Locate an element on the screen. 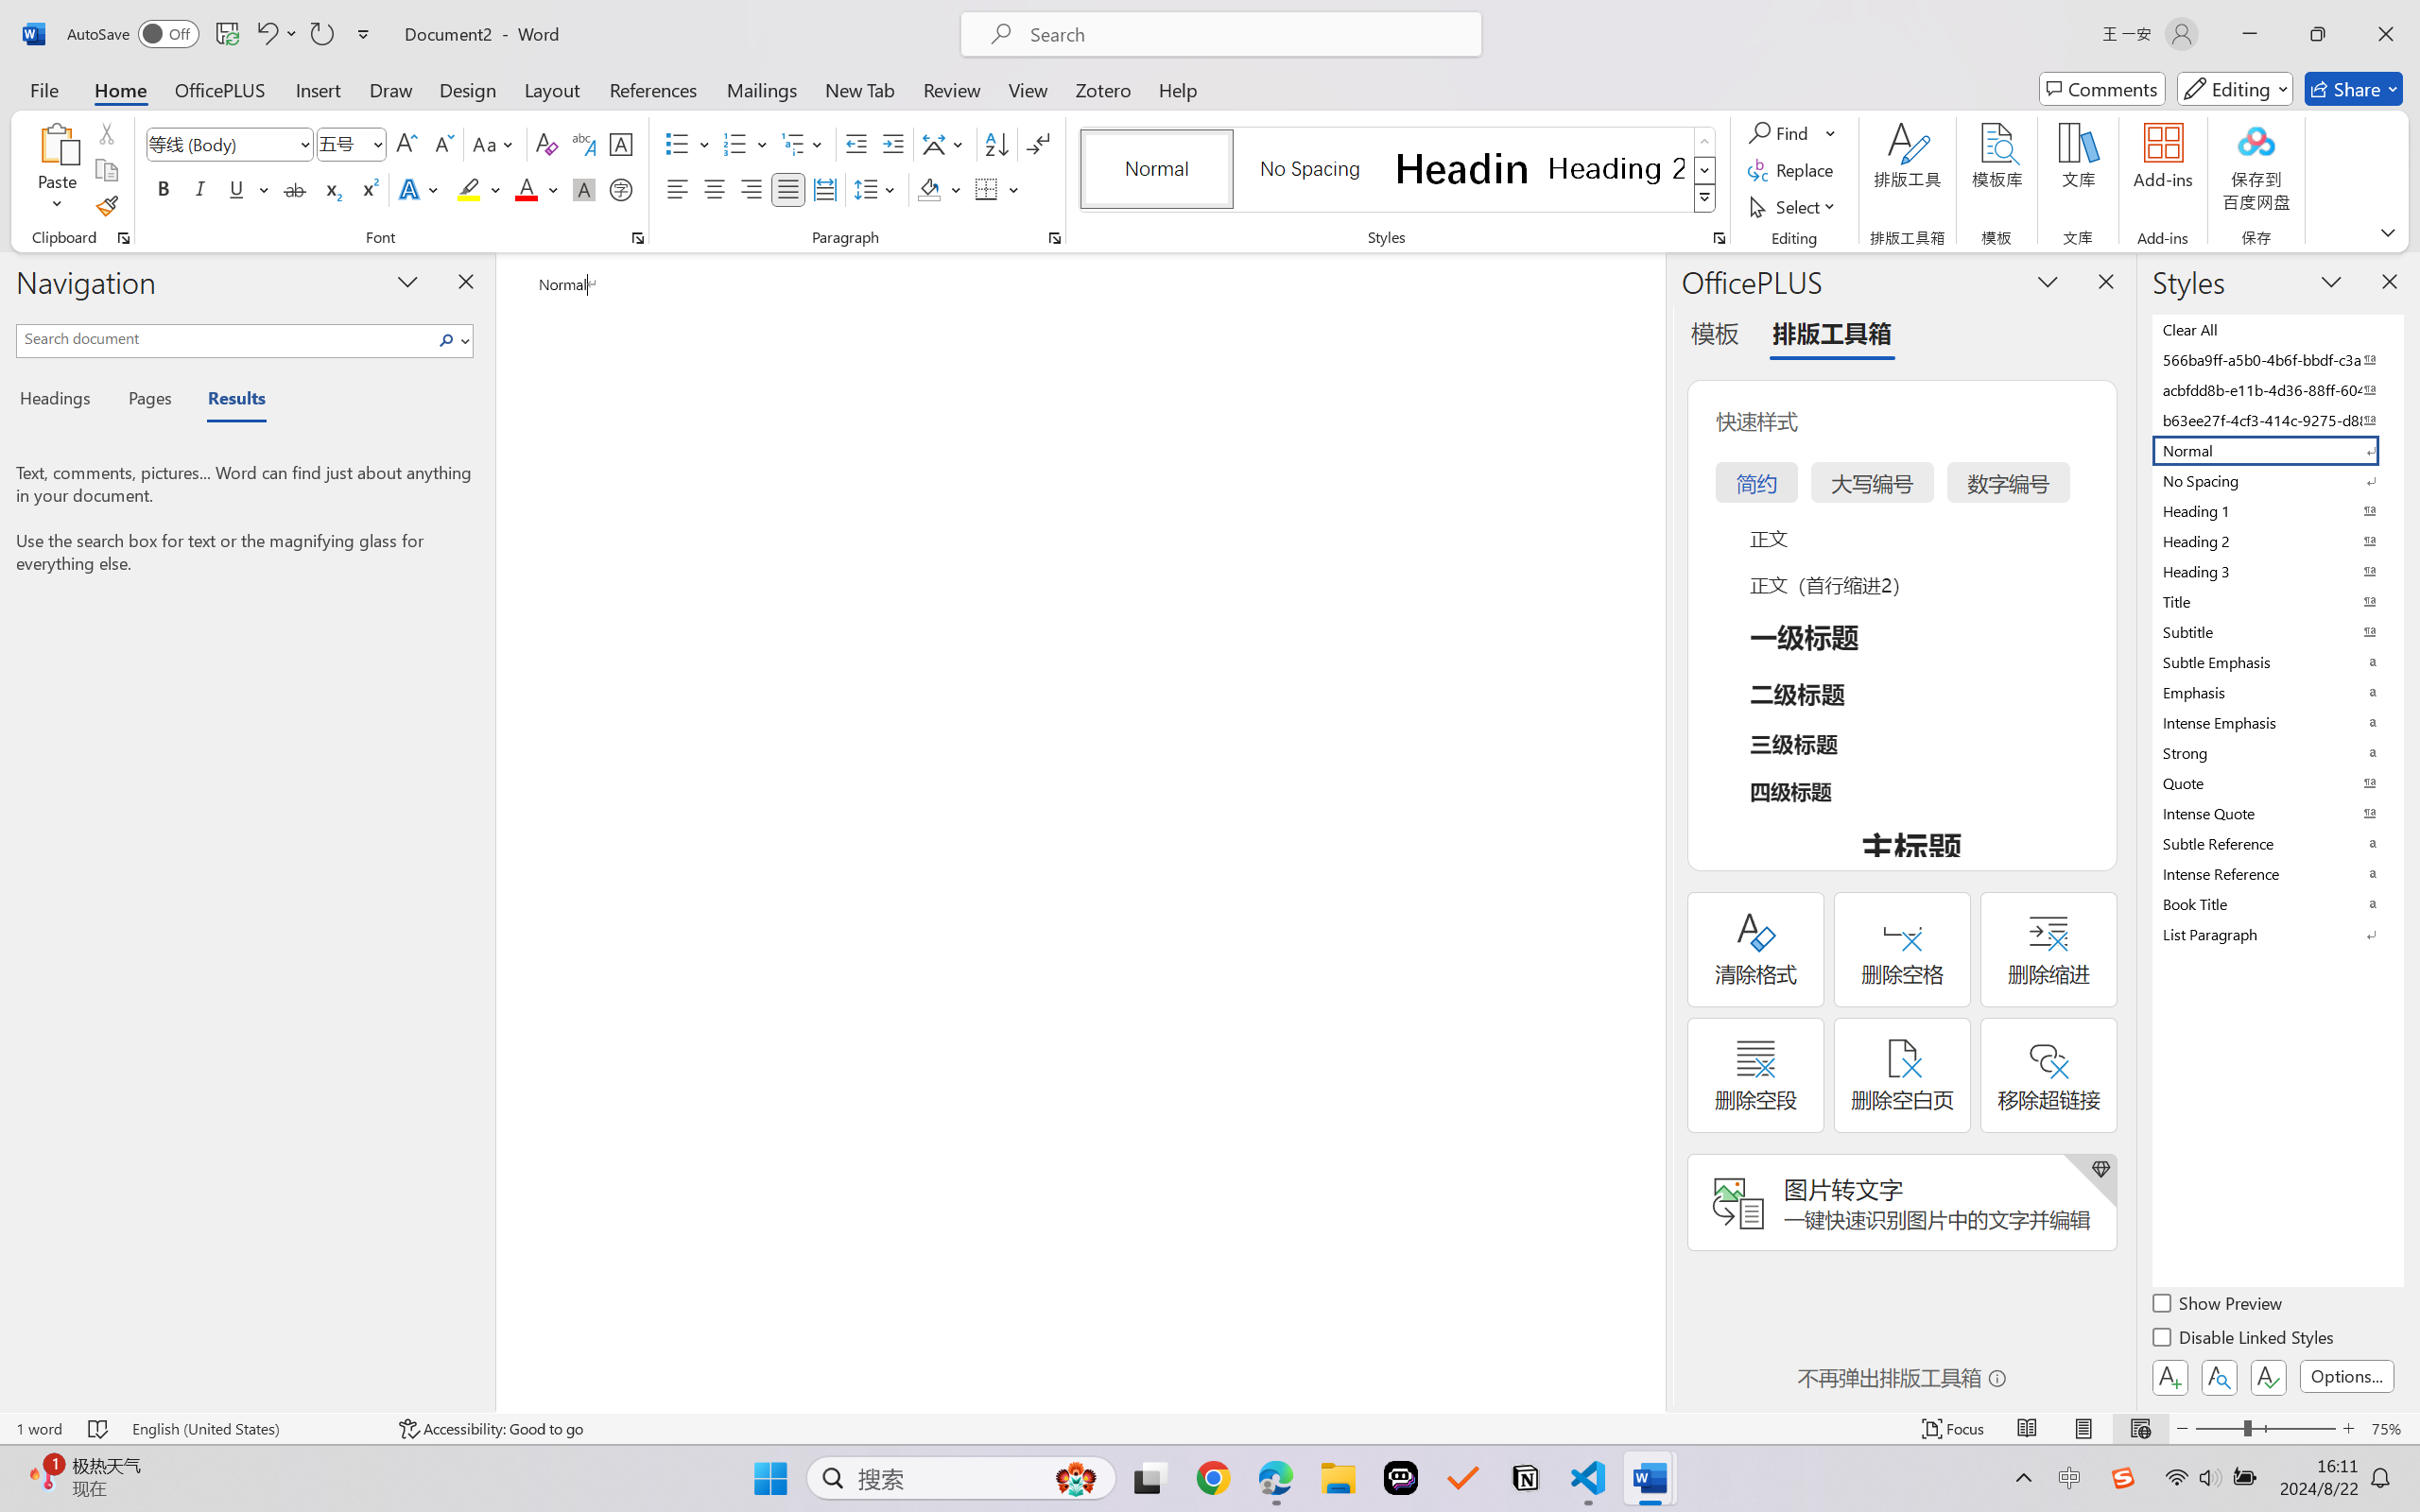 This screenshot has height=1512, width=2420. 'Subtitle' is located at coordinates (2275, 631).